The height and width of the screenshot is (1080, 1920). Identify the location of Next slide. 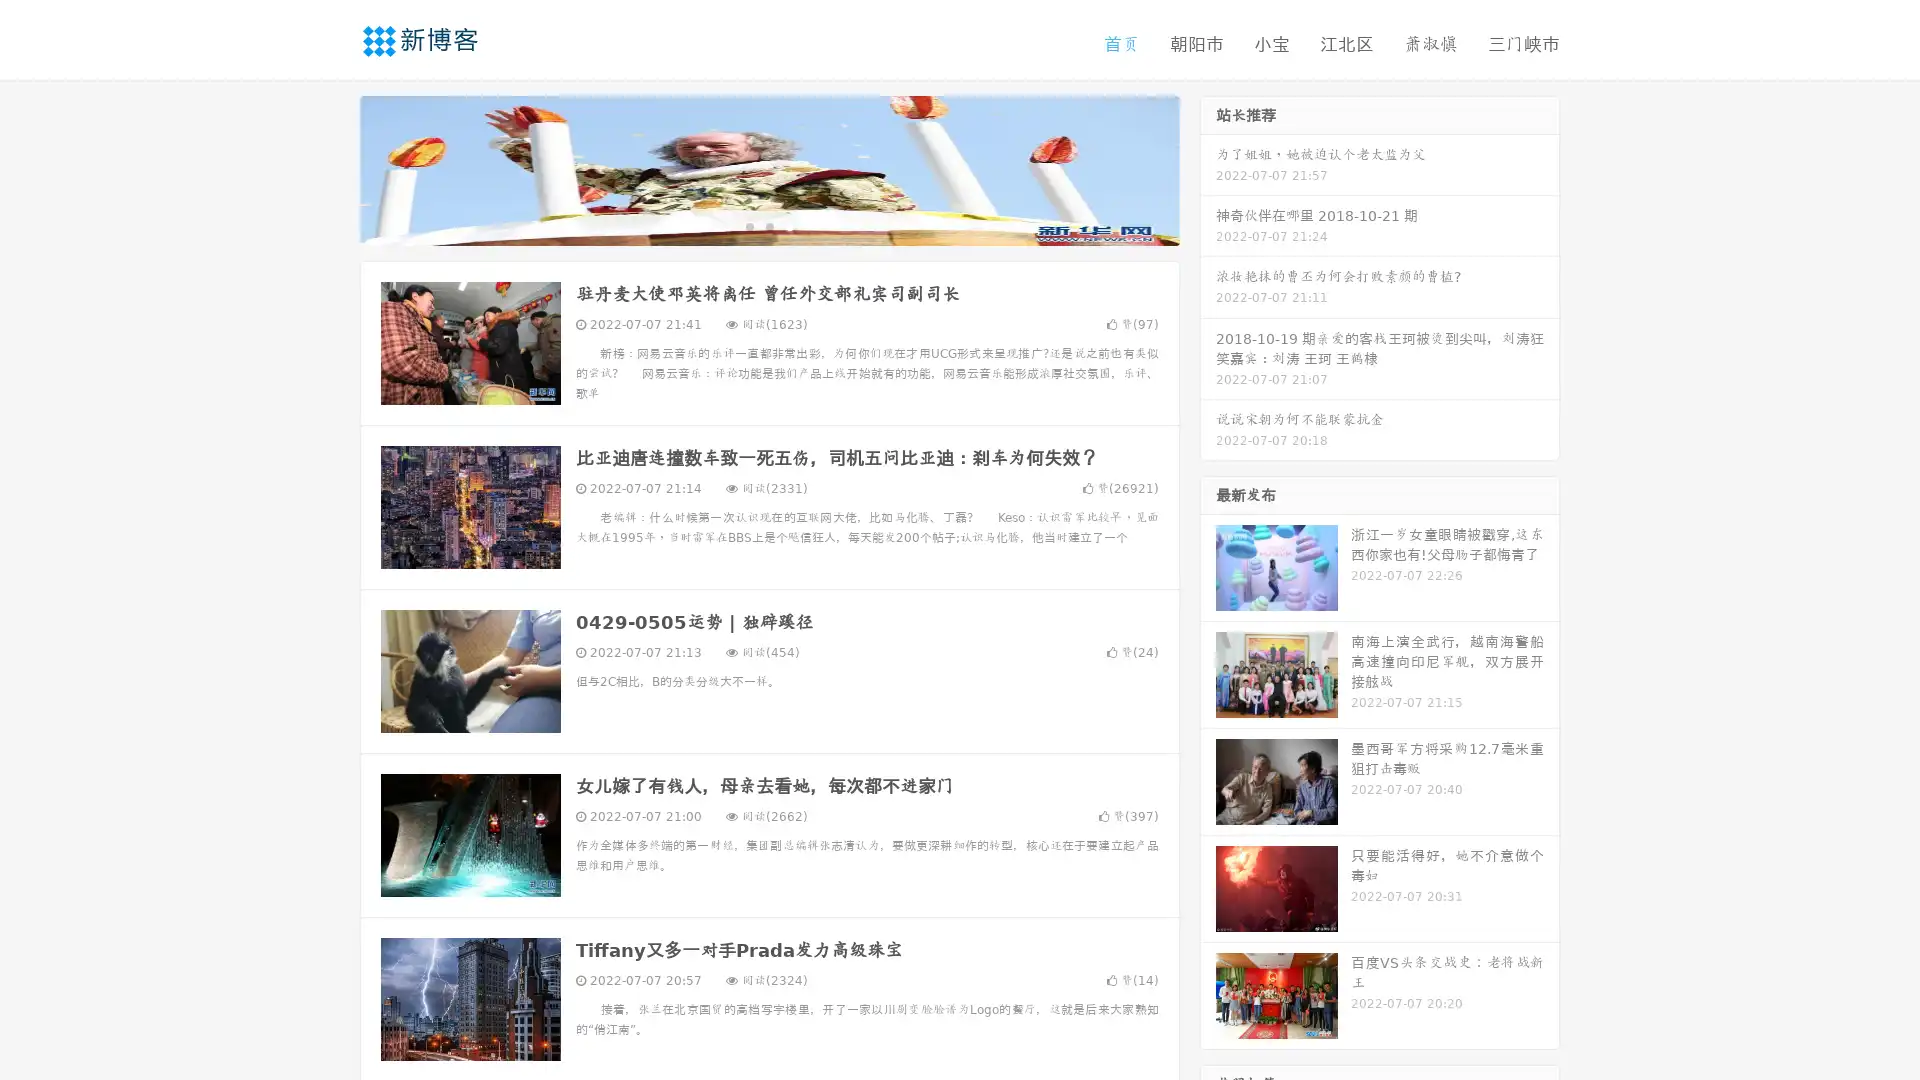
(1208, 168).